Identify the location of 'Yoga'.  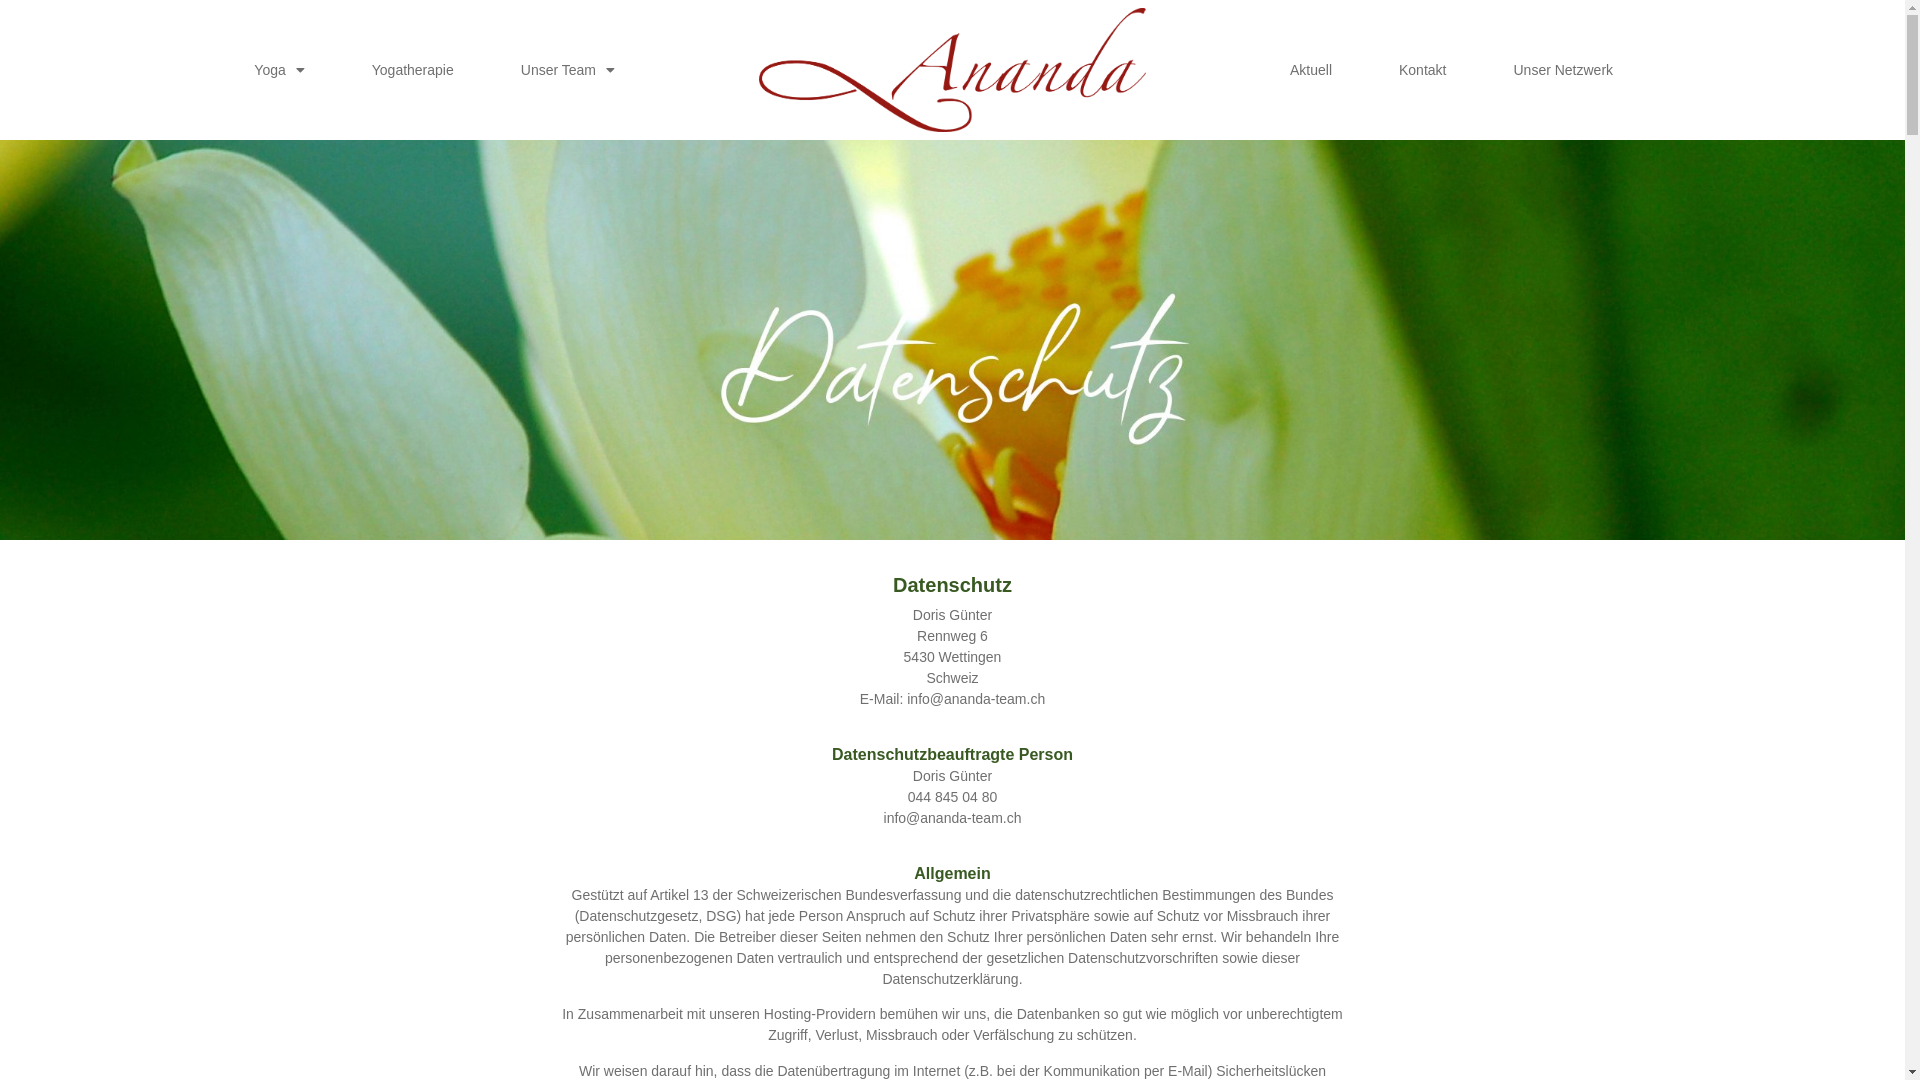
(277, 68).